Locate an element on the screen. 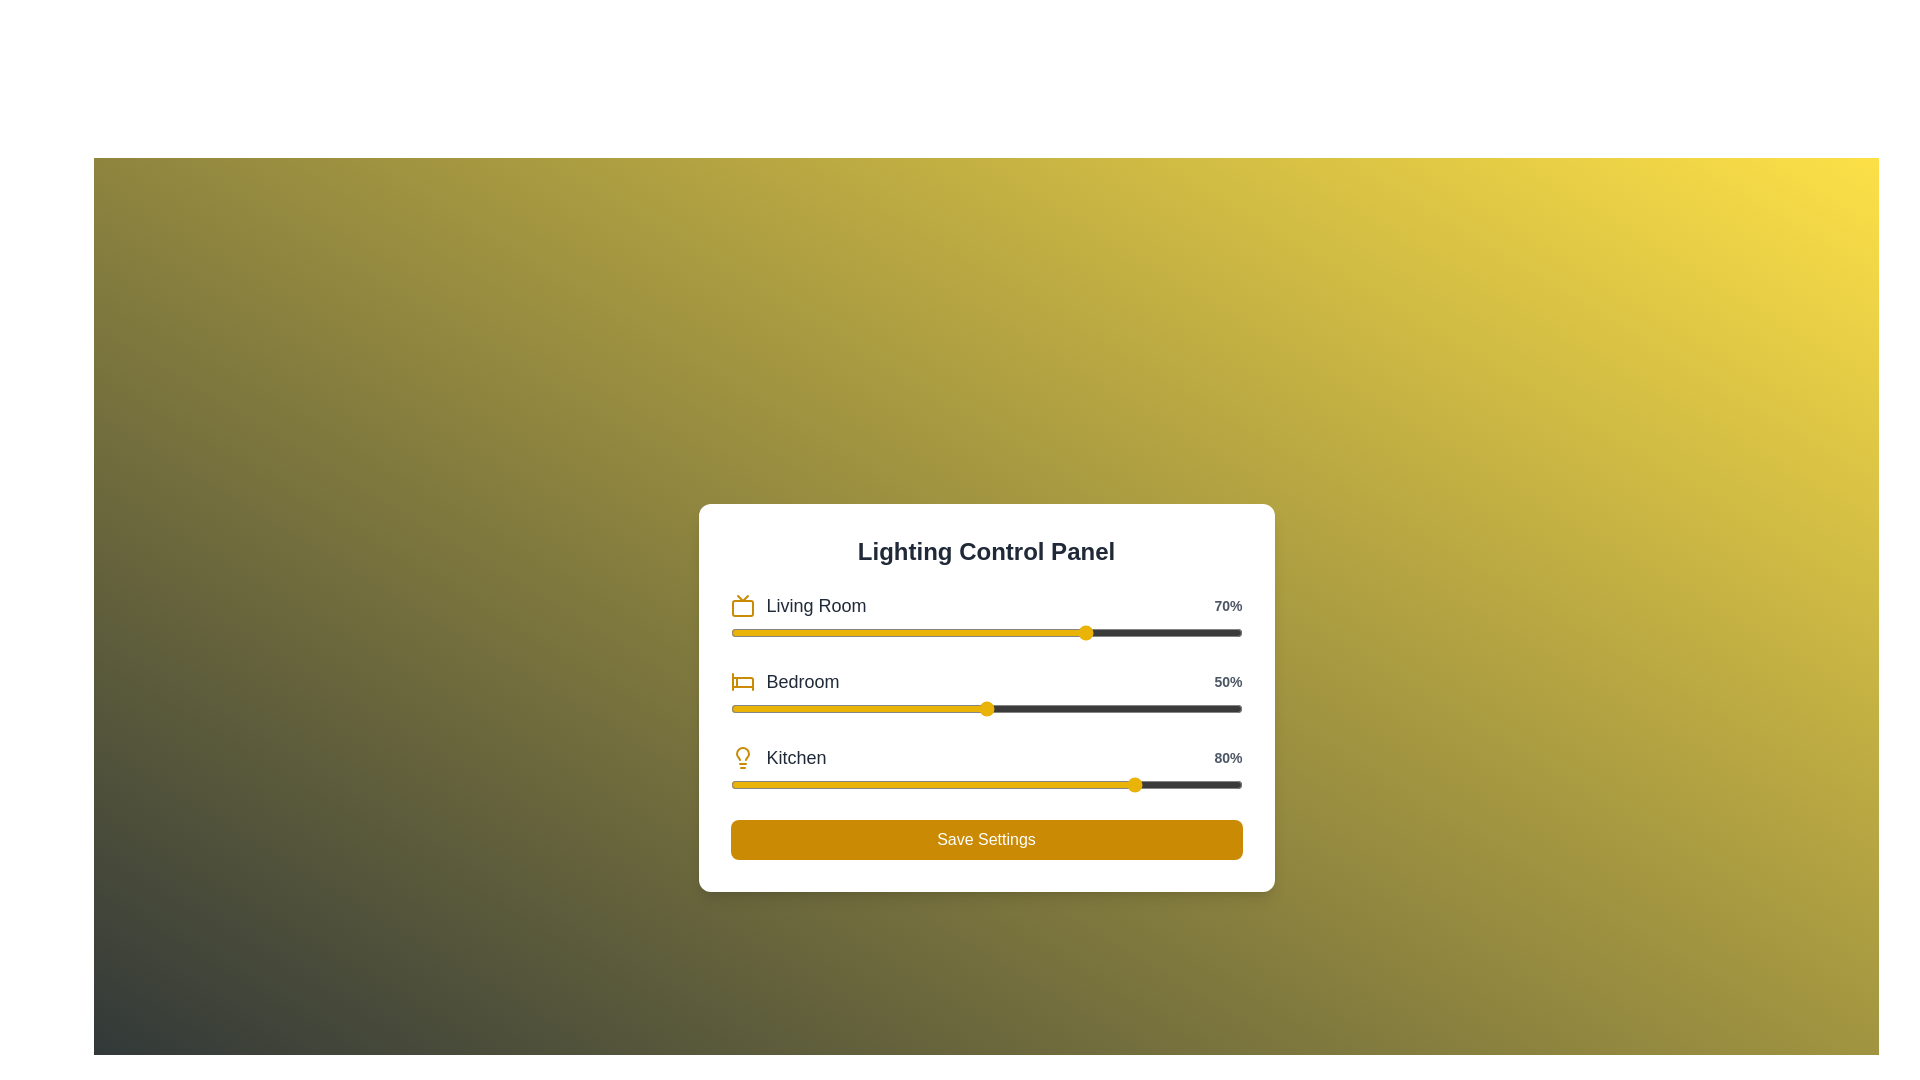 The image size is (1920, 1080). the icon representing the Kitchen room is located at coordinates (741, 758).